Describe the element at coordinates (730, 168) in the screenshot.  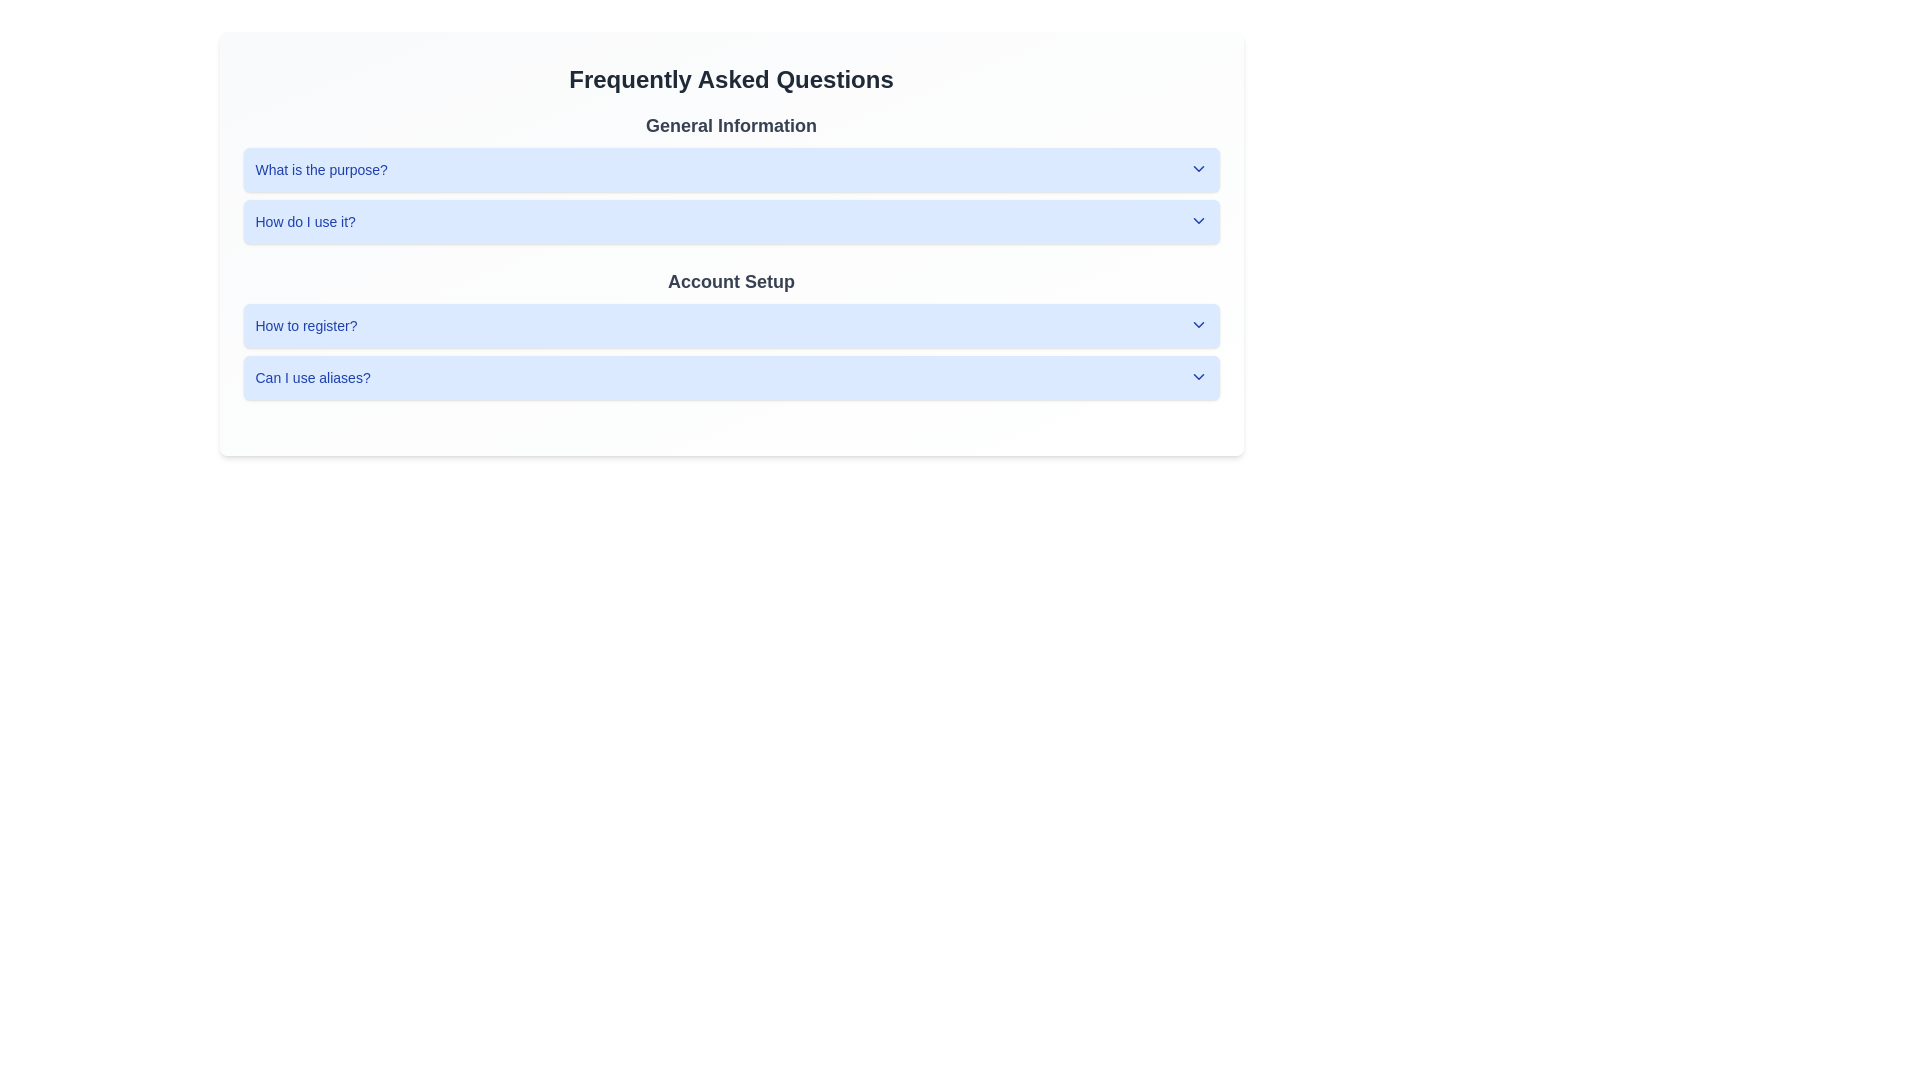
I see `the first button under the 'General Information' section` at that location.